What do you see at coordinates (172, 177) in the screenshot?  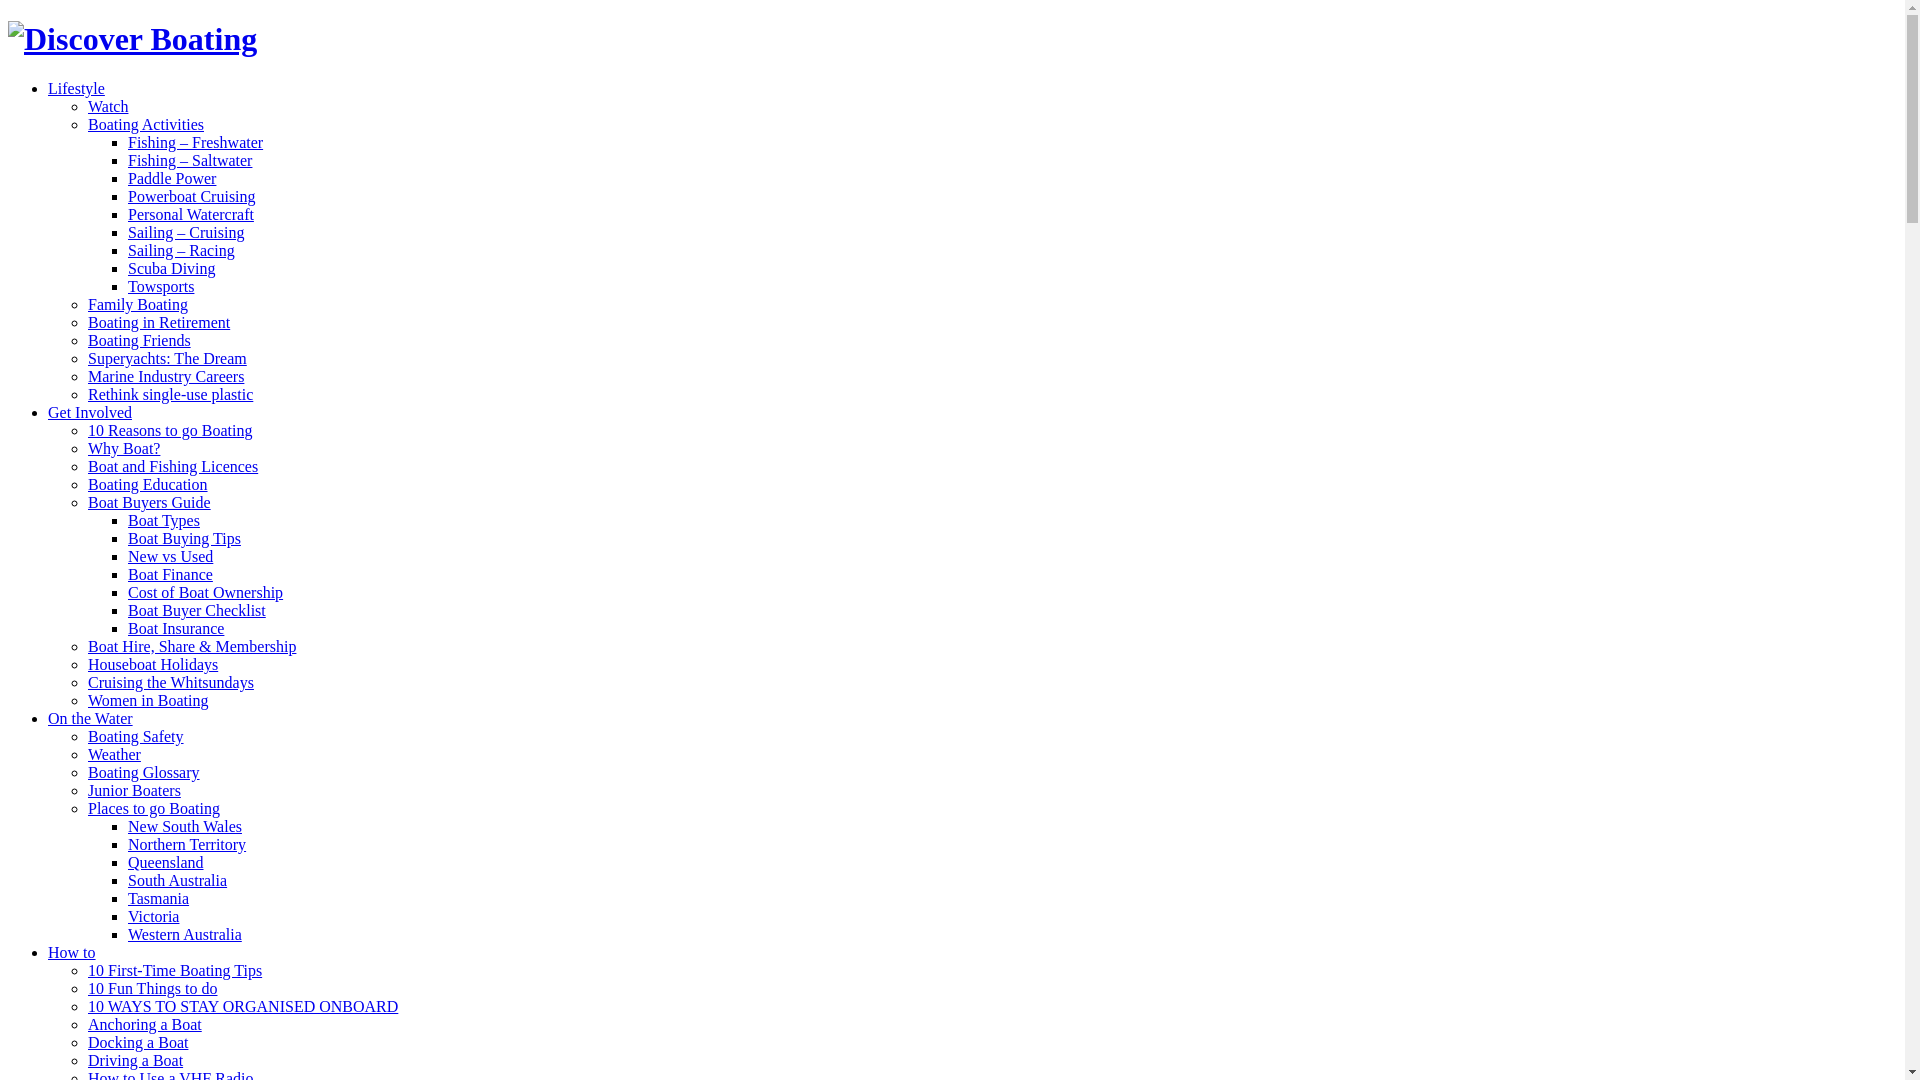 I see `'Paddle Power'` at bounding box center [172, 177].